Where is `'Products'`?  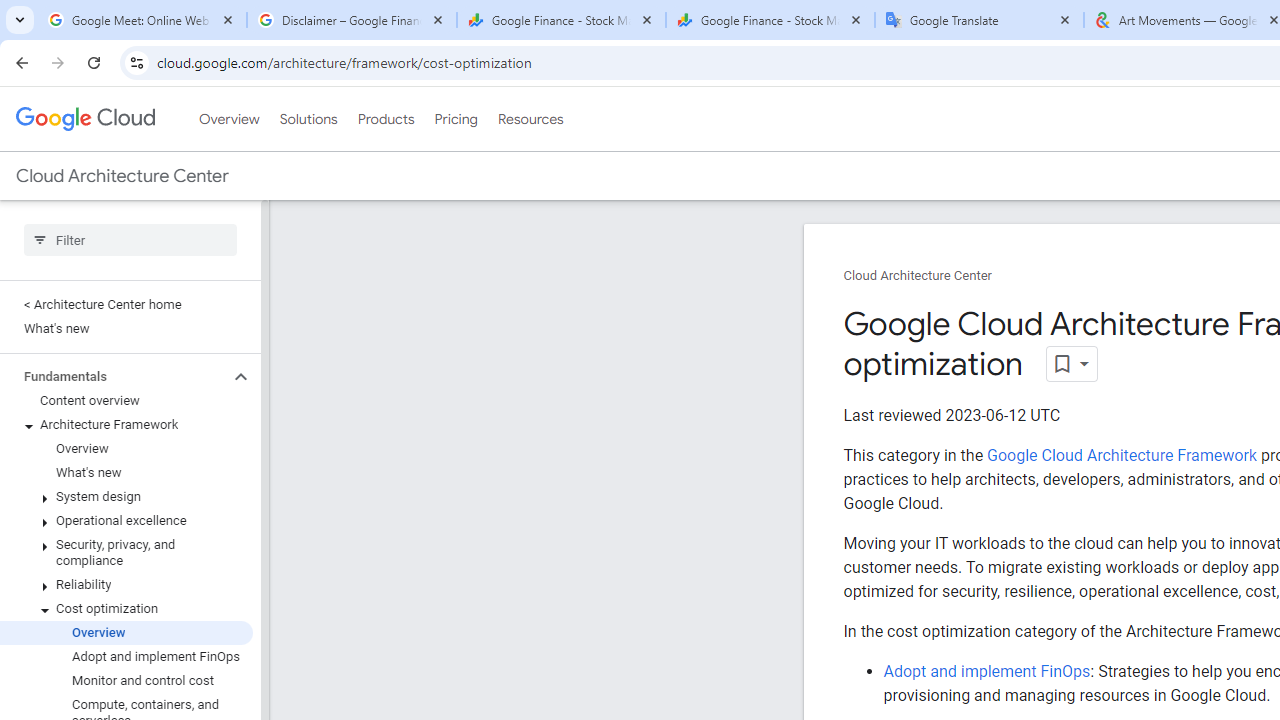 'Products' is located at coordinates (385, 119).